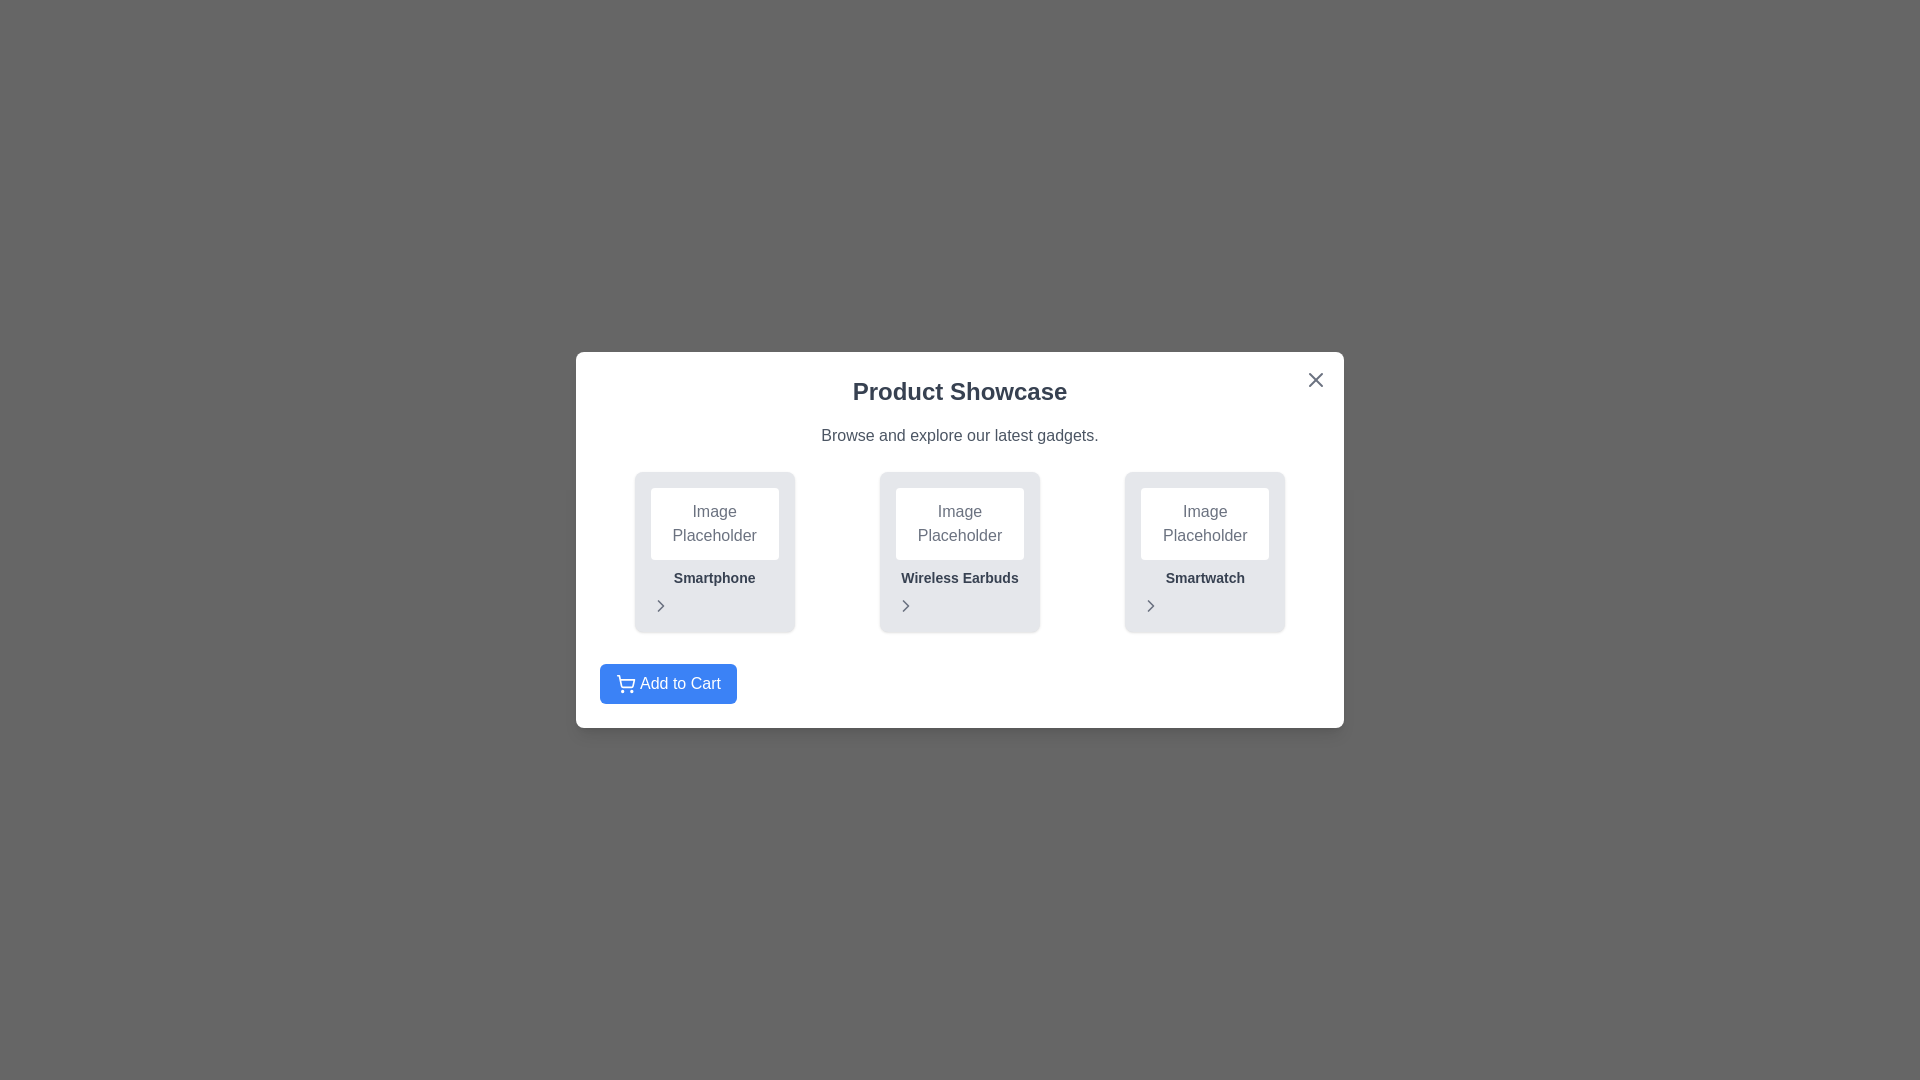  What do you see at coordinates (1204, 578) in the screenshot?
I see `the 'Smartwatch' text label located at the bottom of the third card in a horizontal list, which serves as a label for the associated image above it` at bounding box center [1204, 578].